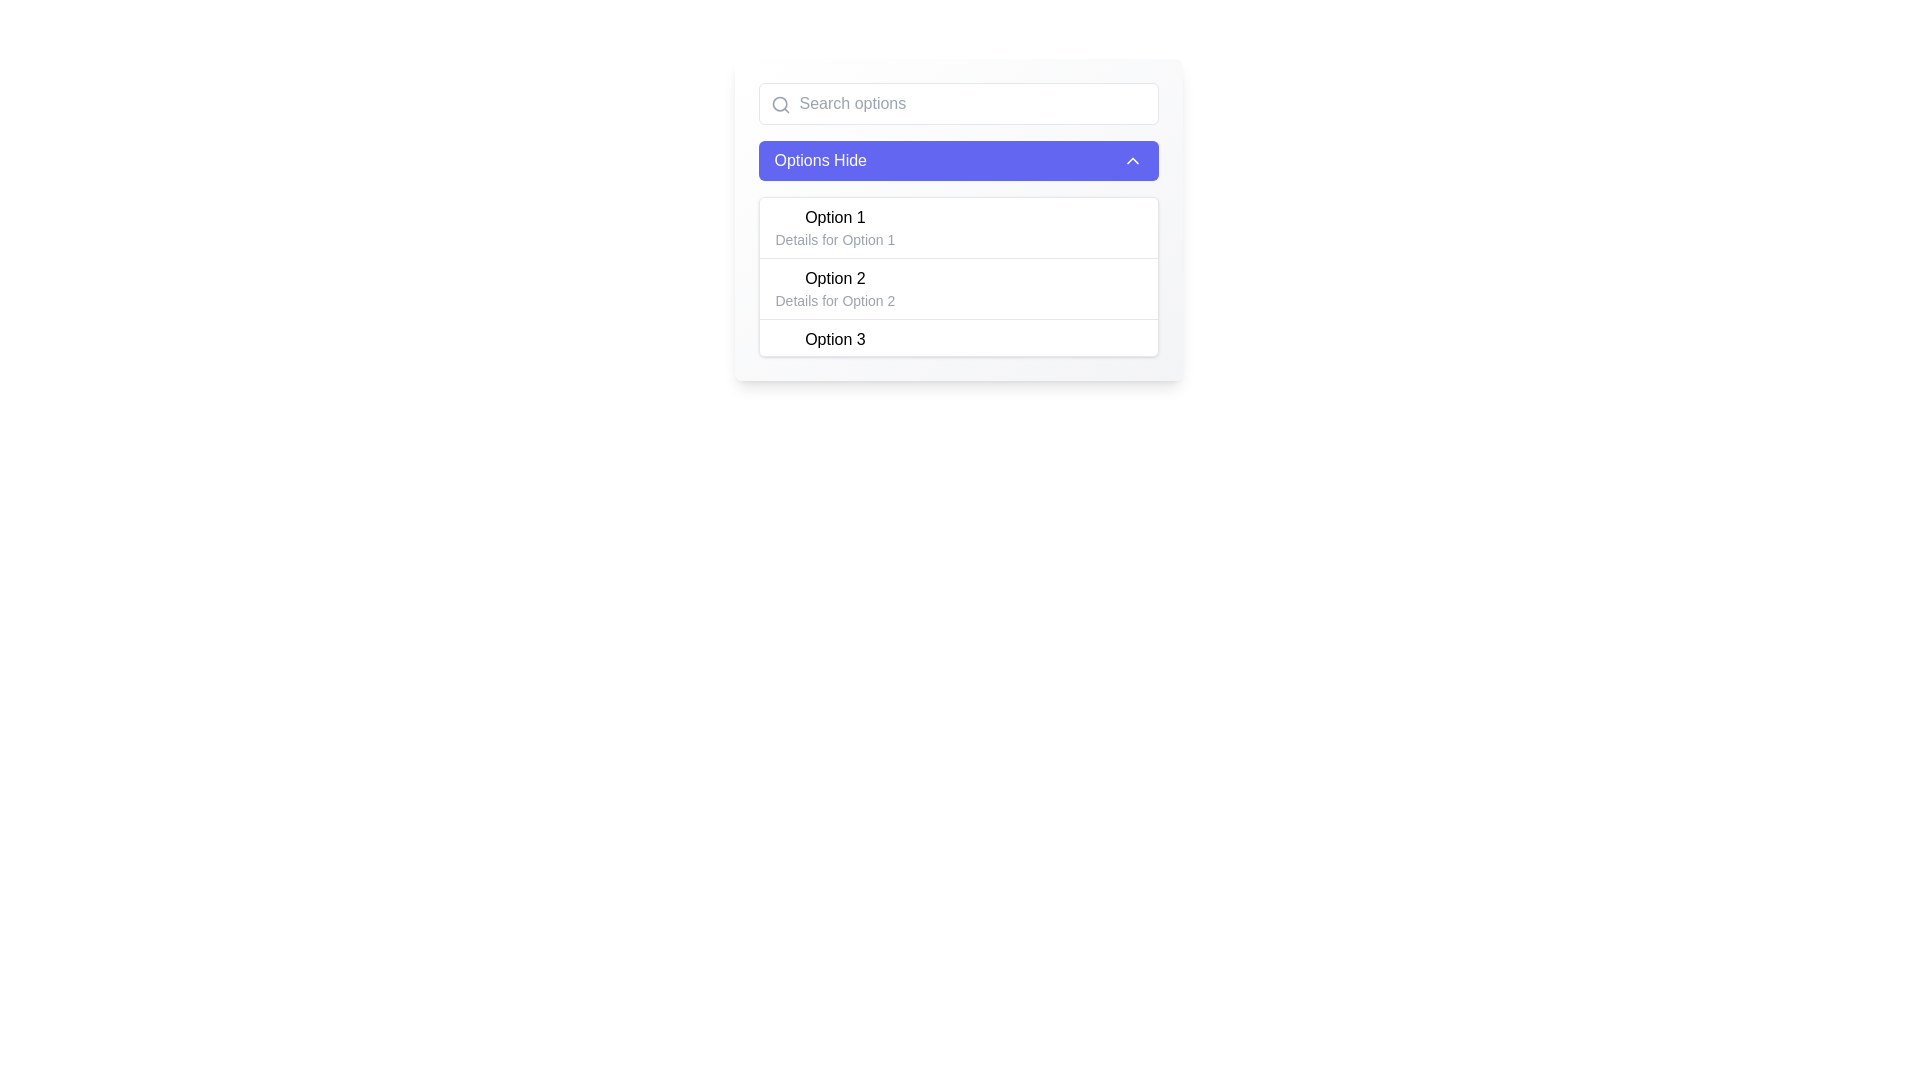 The height and width of the screenshot is (1080, 1920). What do you see at coordinates (957, 348) in the screenshot?
I see `the selectable option labeled 'Option 3' which displays additional details below it, indicating its interactive nature in the dropdown menu` at bounding box center [957, 348].